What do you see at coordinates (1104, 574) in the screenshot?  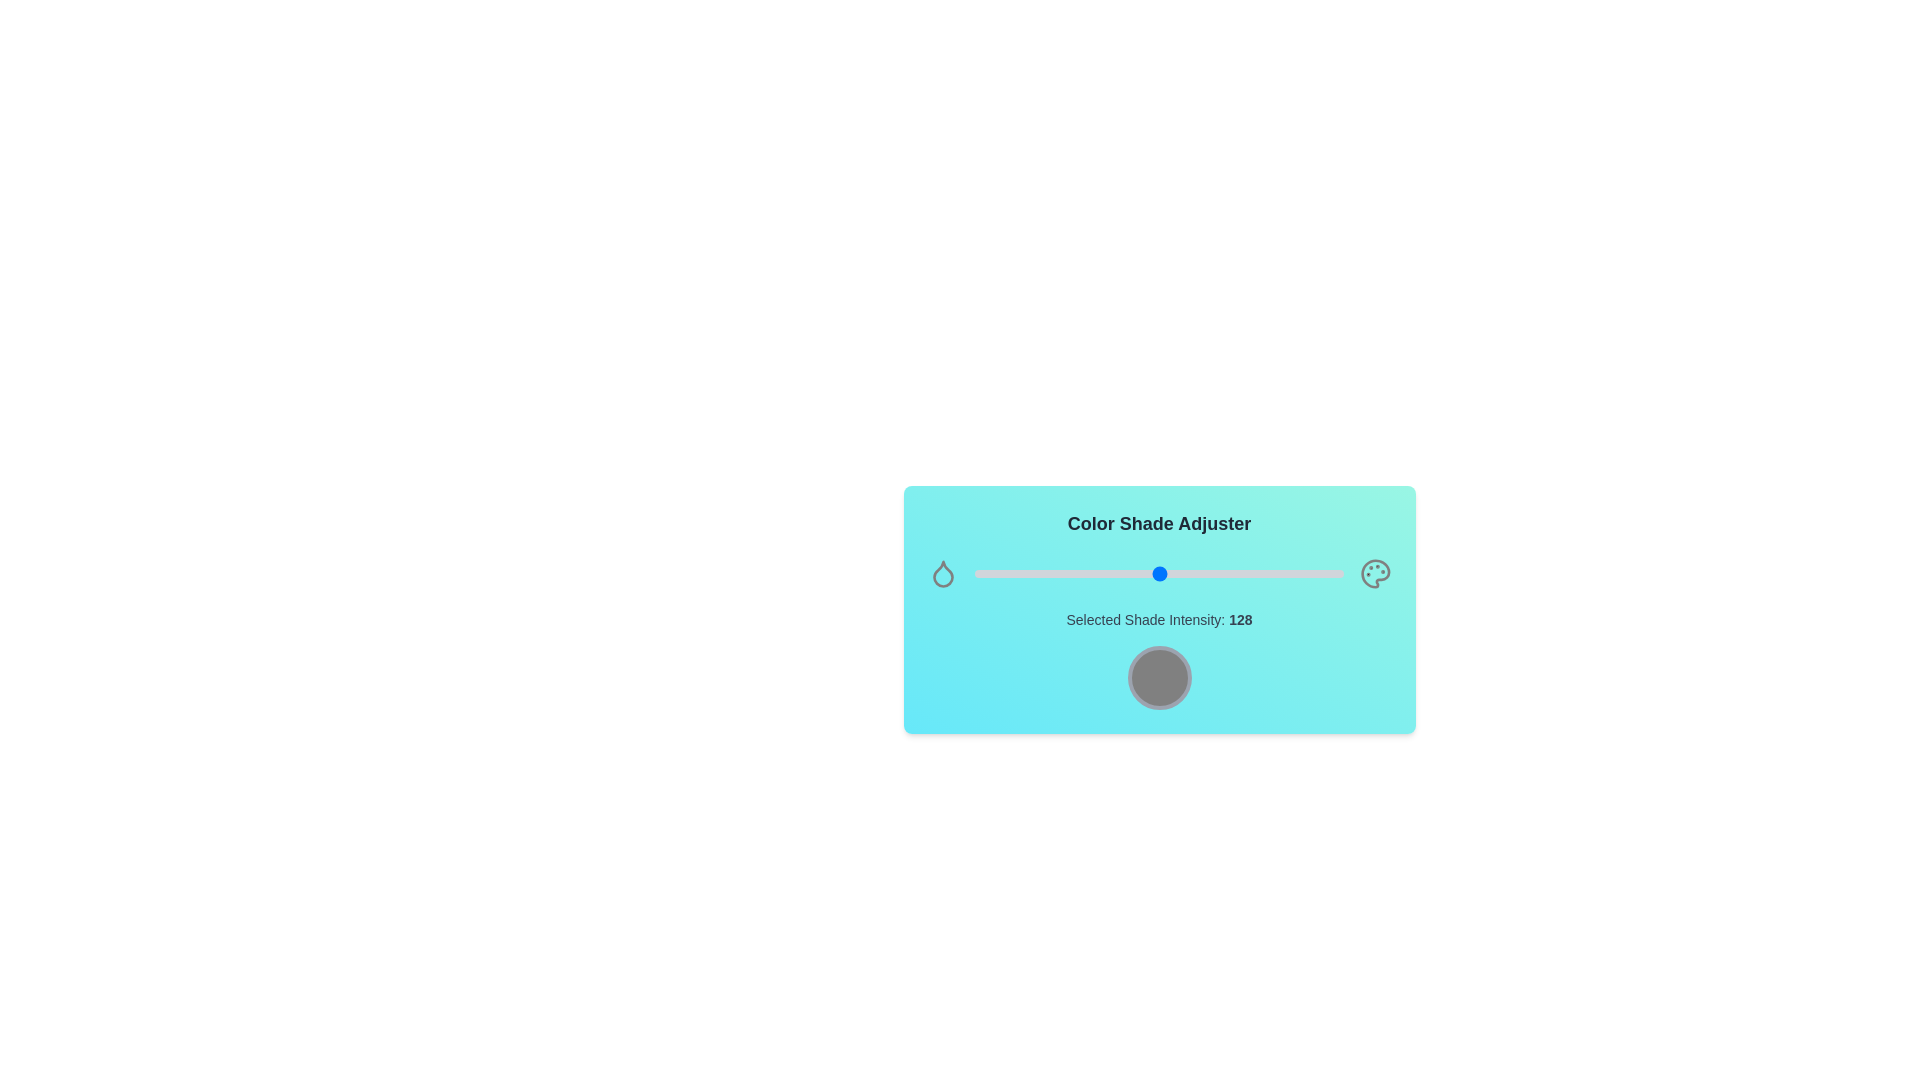 I see `the shade intensity slider to 90 value` at bounding box center [1104, 574].